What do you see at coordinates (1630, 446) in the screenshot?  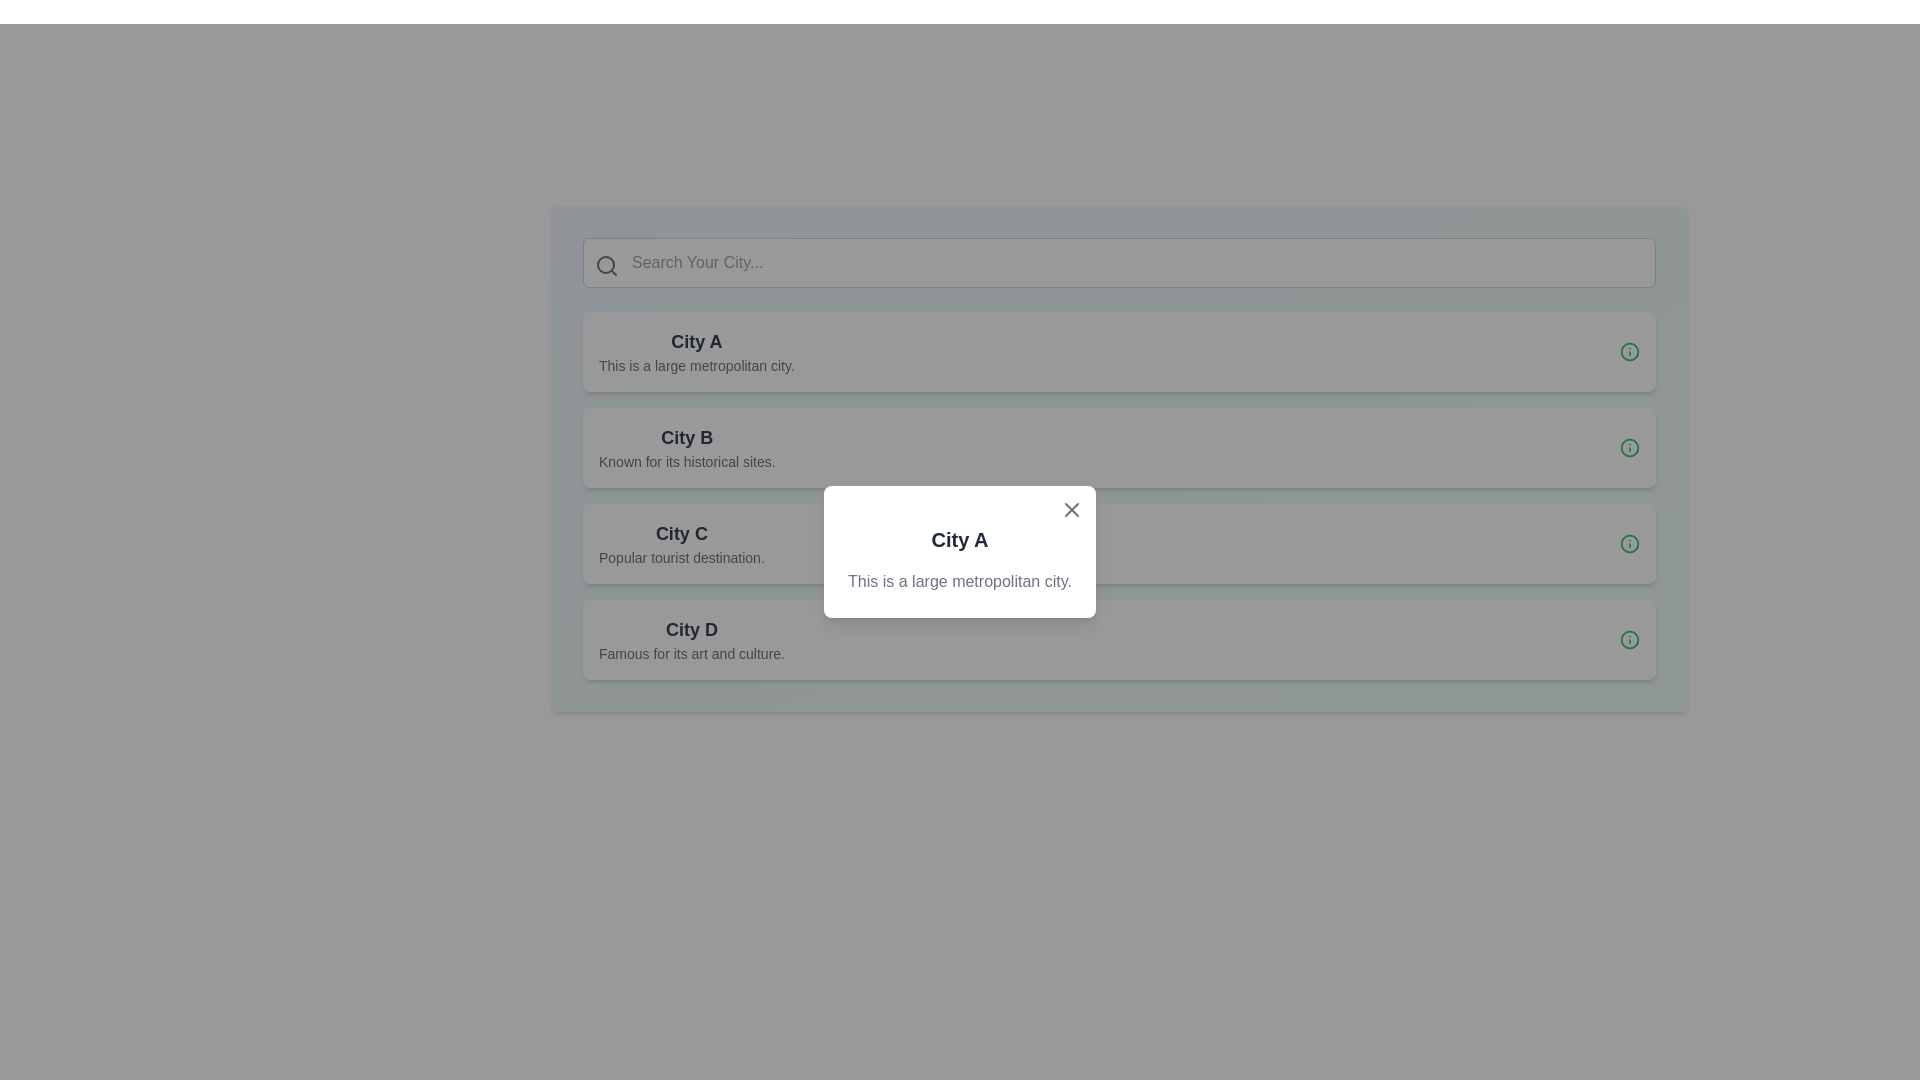 I see `the circular icon with a green border located in the fourth row of the list view on the right side, which indicates information or status` at bounding box center [1630, 446].